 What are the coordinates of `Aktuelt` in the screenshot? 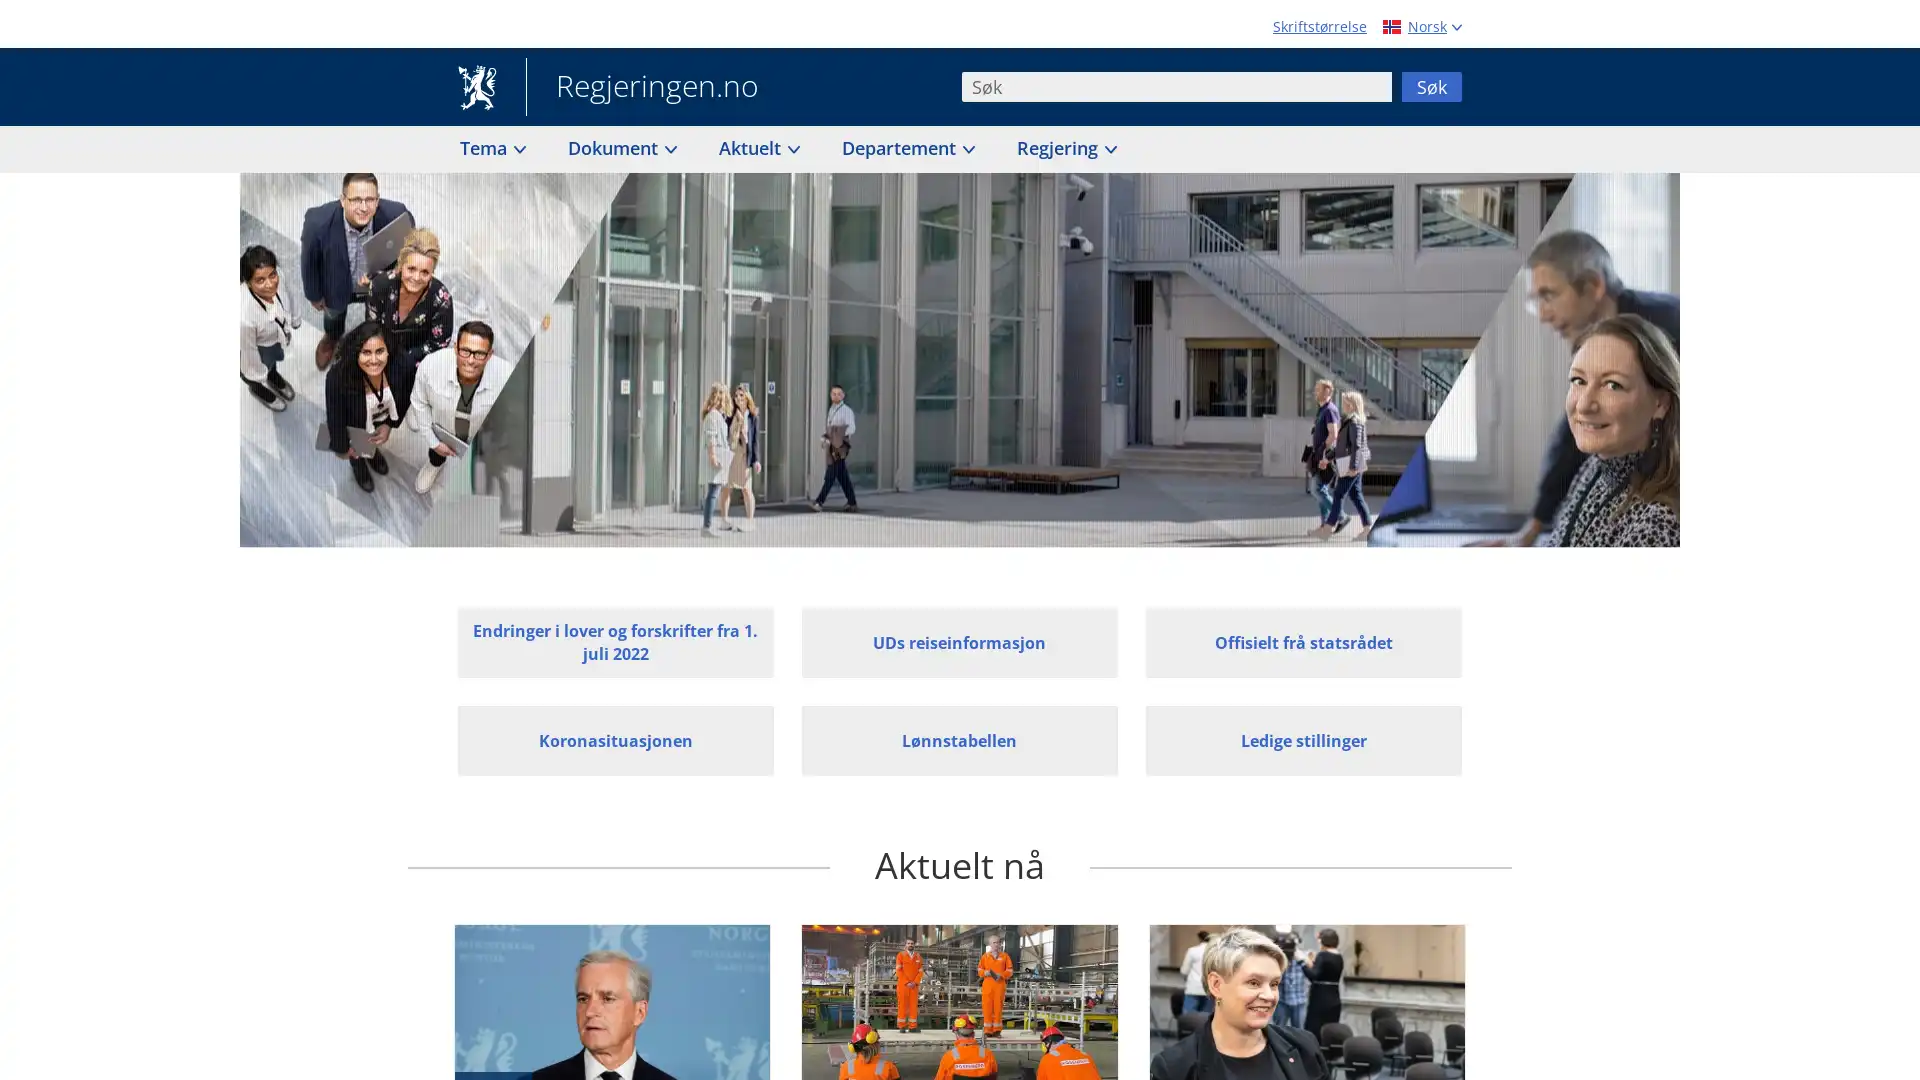 It's located at (757, 147).